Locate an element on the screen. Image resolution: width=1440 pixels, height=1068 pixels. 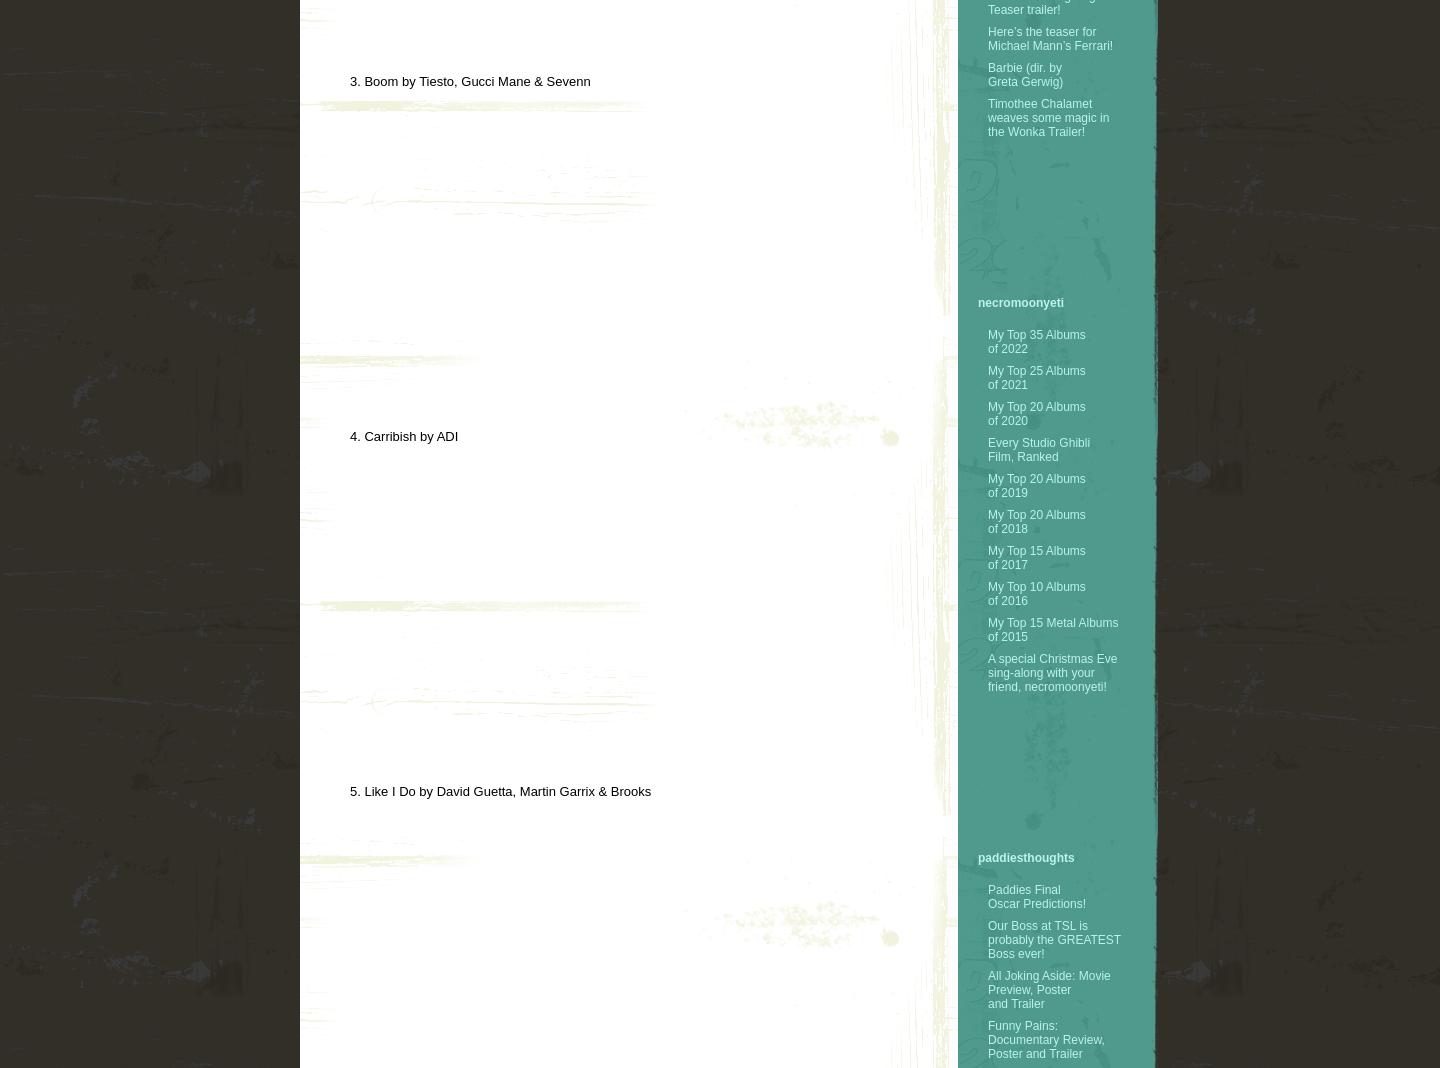
'My Top 20 Albums of 2018' is located at coordinates (1036, 520).